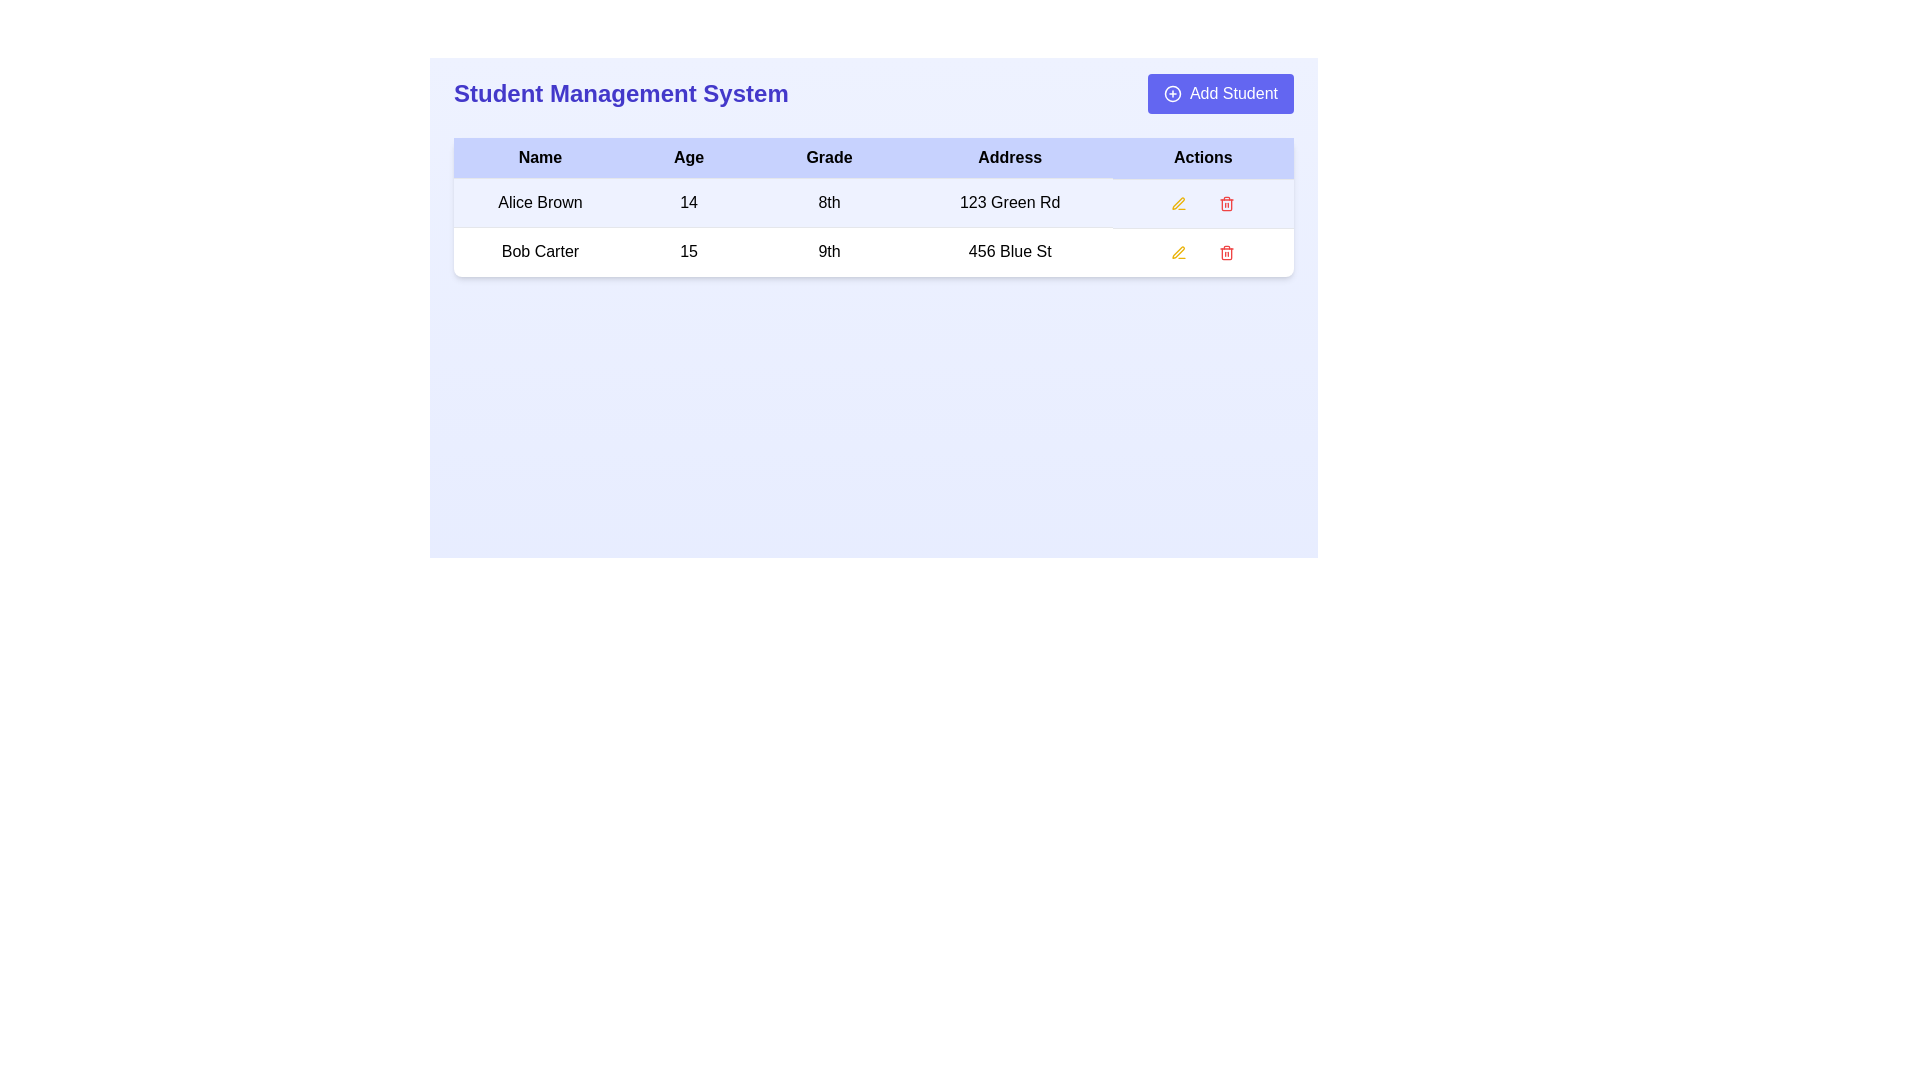  Describe the element at coordinates (1226, 203) in the screenshot. I see `the red trash bin icon button in the 'Actions' column for the entry 'Alice Brown'` at that location.